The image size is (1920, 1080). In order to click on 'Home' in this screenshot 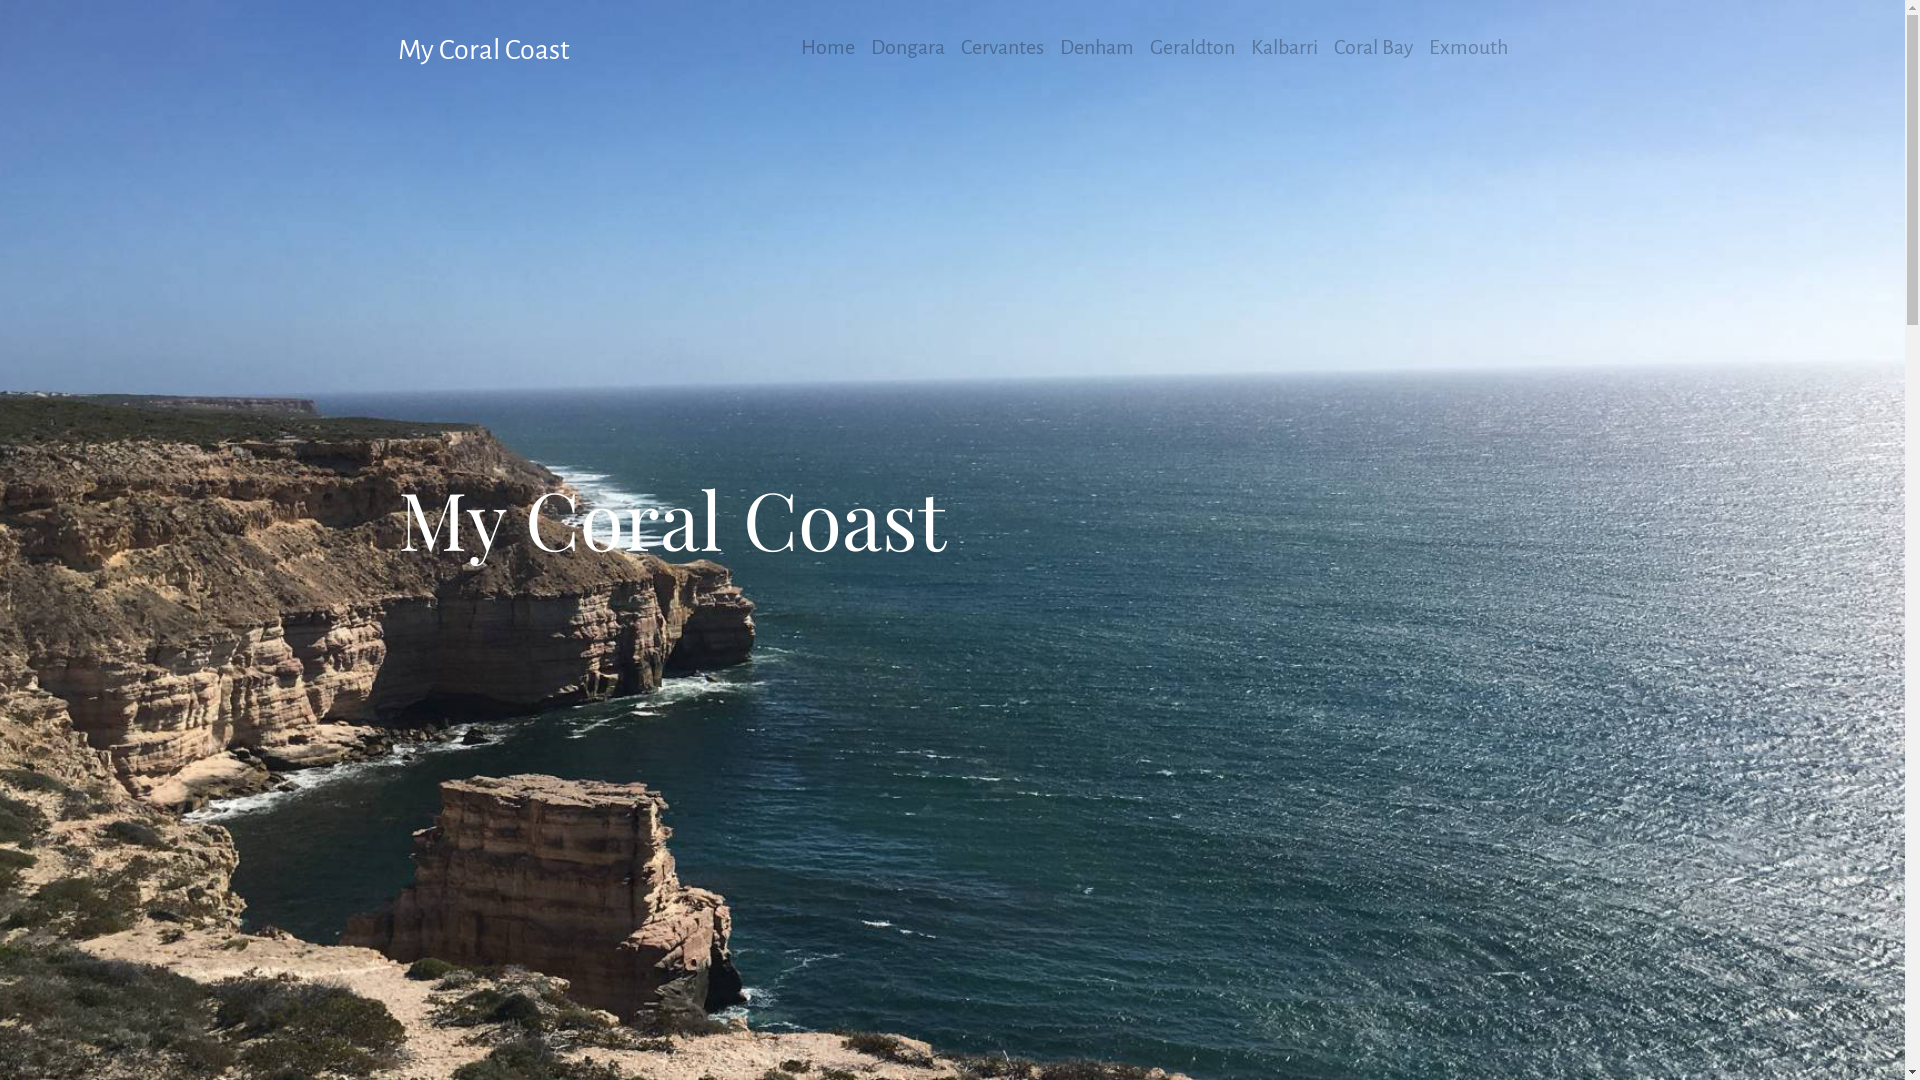, I will do `click(826, 46)`.